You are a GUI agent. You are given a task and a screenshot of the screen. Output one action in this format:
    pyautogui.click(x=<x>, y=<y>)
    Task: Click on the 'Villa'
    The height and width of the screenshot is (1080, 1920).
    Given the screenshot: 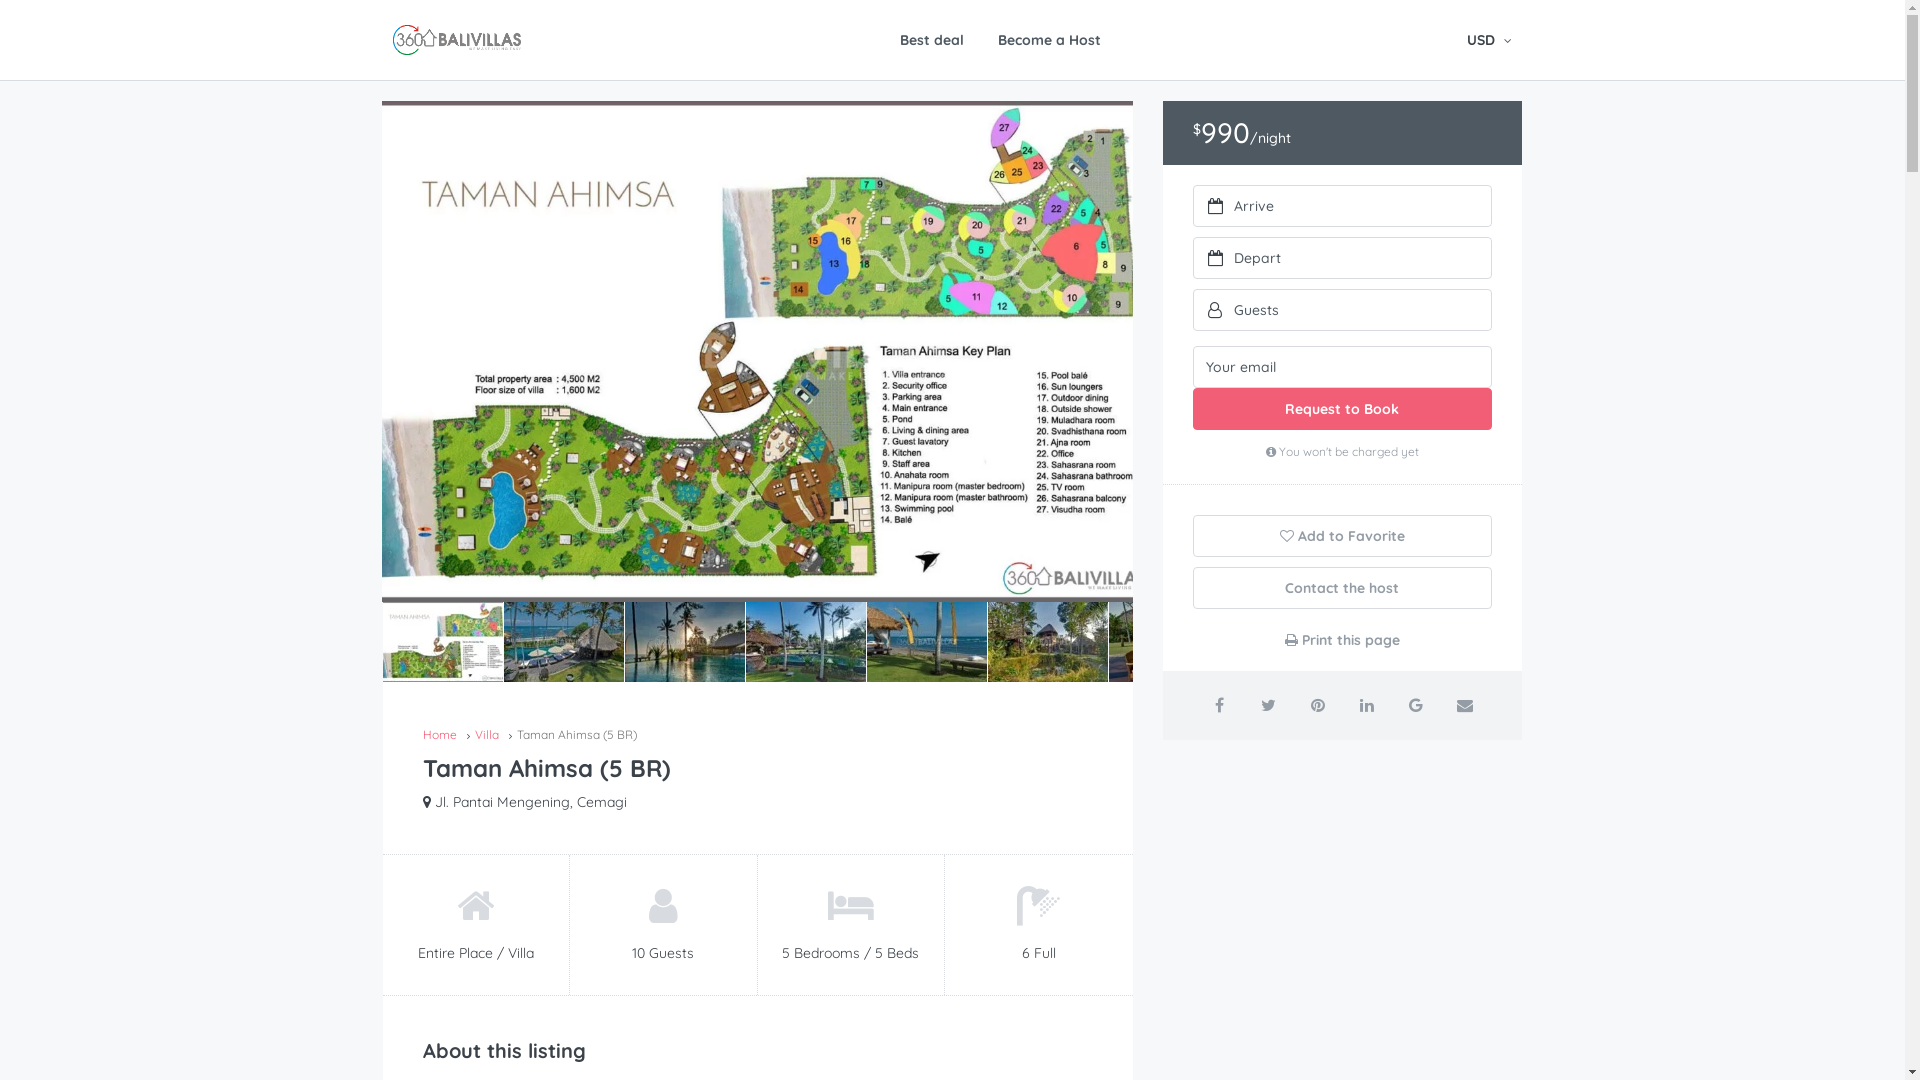 What is the action you would take?
    pyautogui.click(x=485, y=734)
    